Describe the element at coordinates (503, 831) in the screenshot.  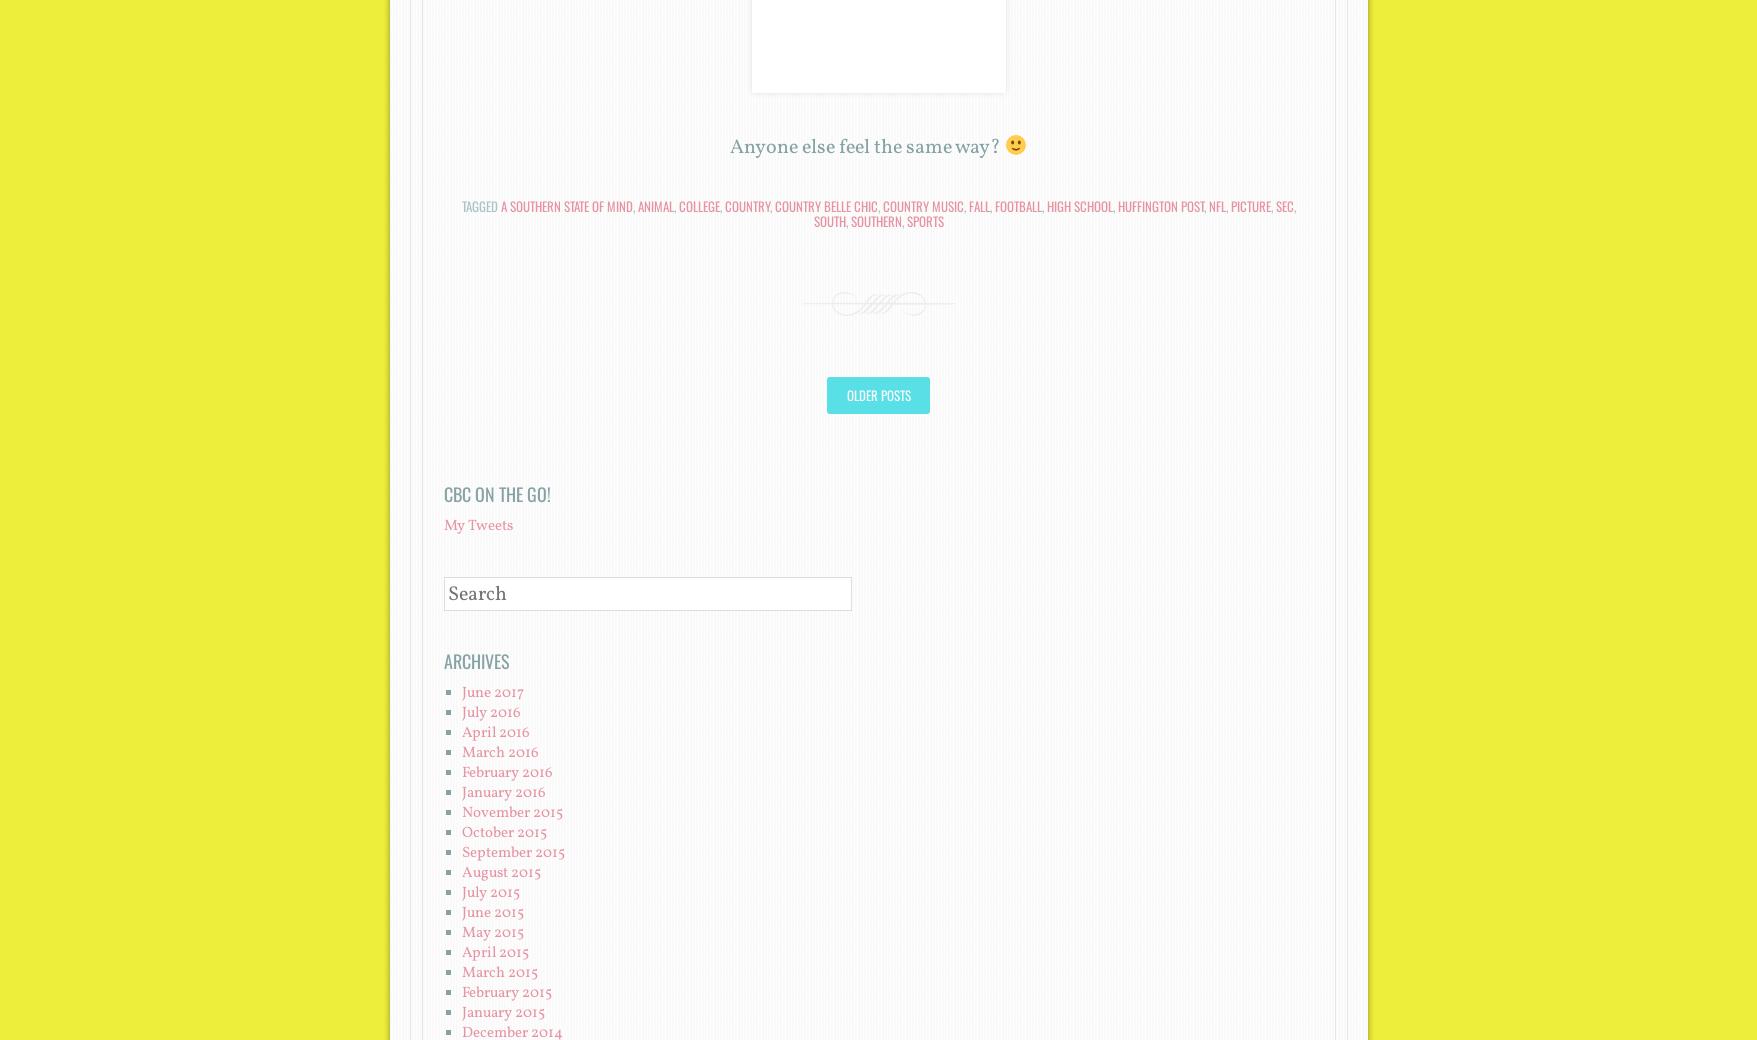
I see `'October 2015'` at that location.